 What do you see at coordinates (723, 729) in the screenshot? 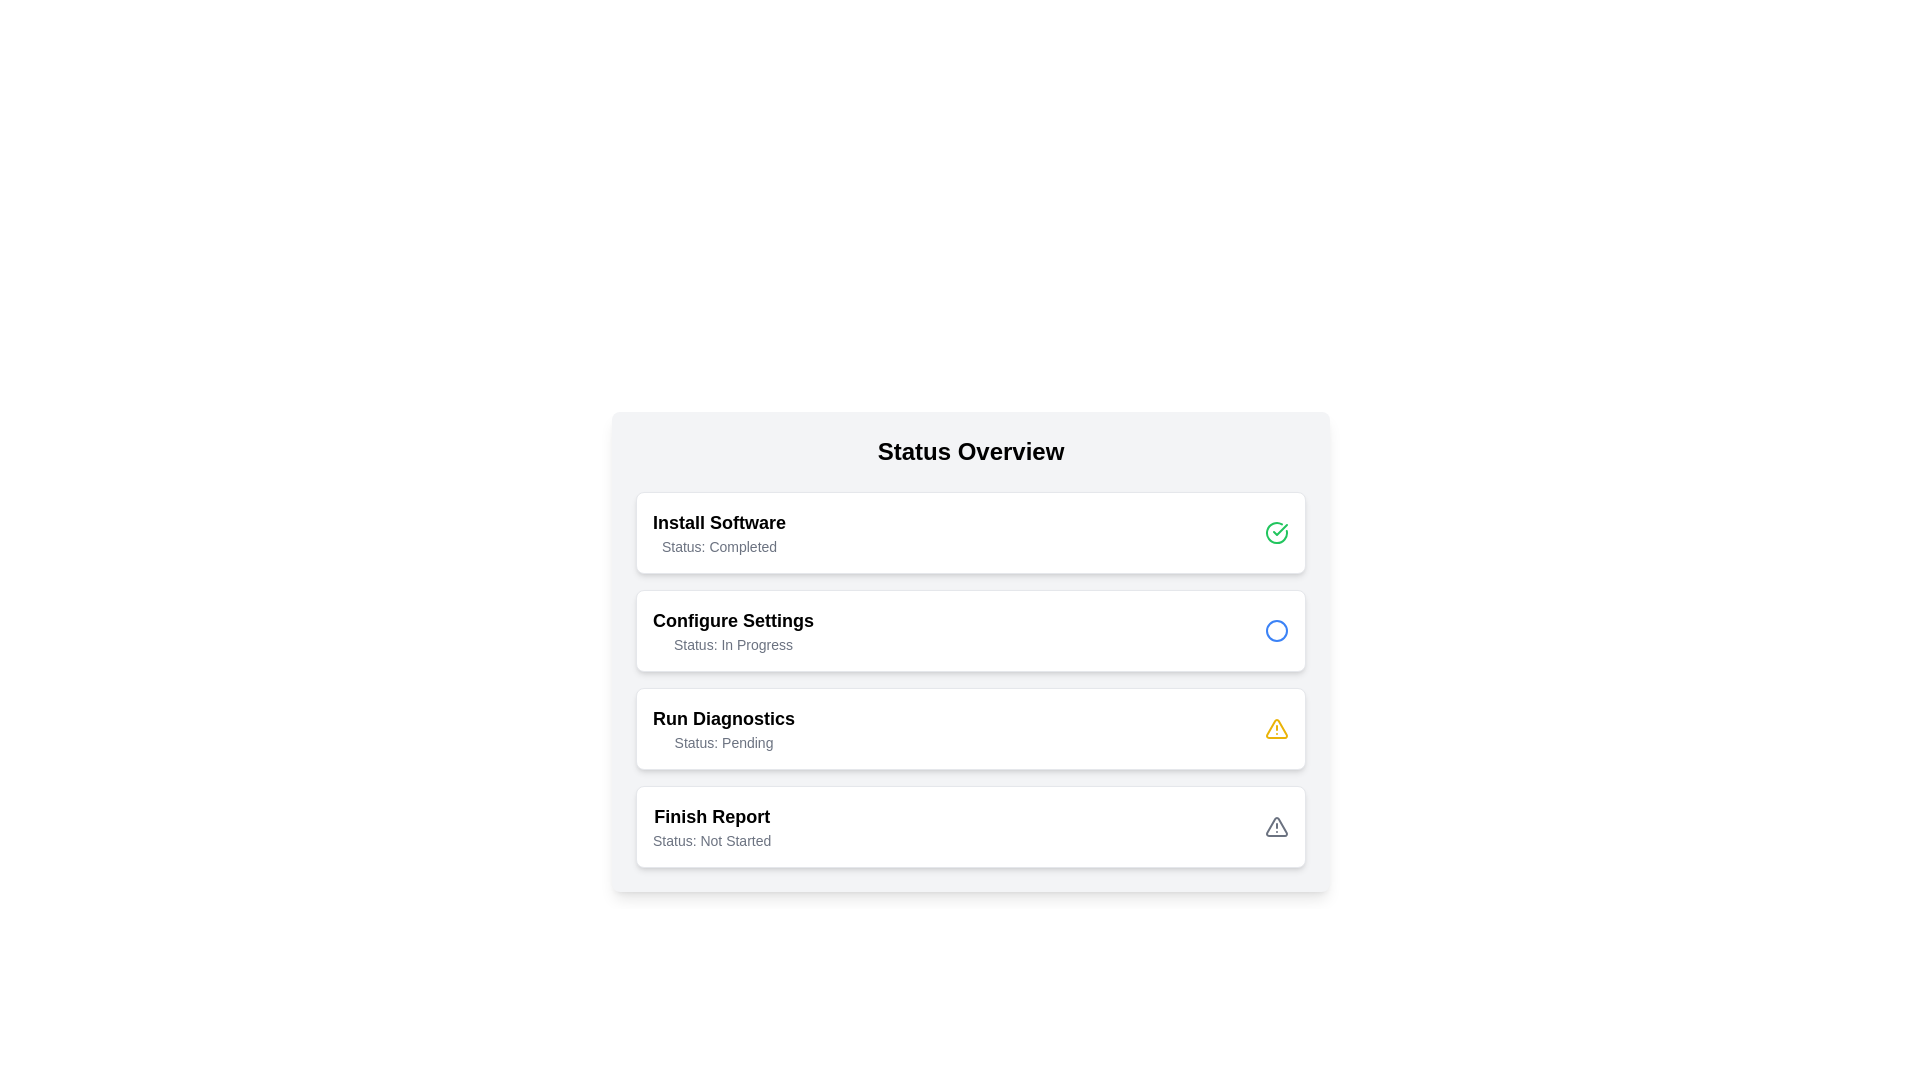
I see `the text label that displays the title 'Run Diagnostics' and its current state as 'Pending', located in the third row of a vertical stack of interactive cards` at bounding box center [723, 729].